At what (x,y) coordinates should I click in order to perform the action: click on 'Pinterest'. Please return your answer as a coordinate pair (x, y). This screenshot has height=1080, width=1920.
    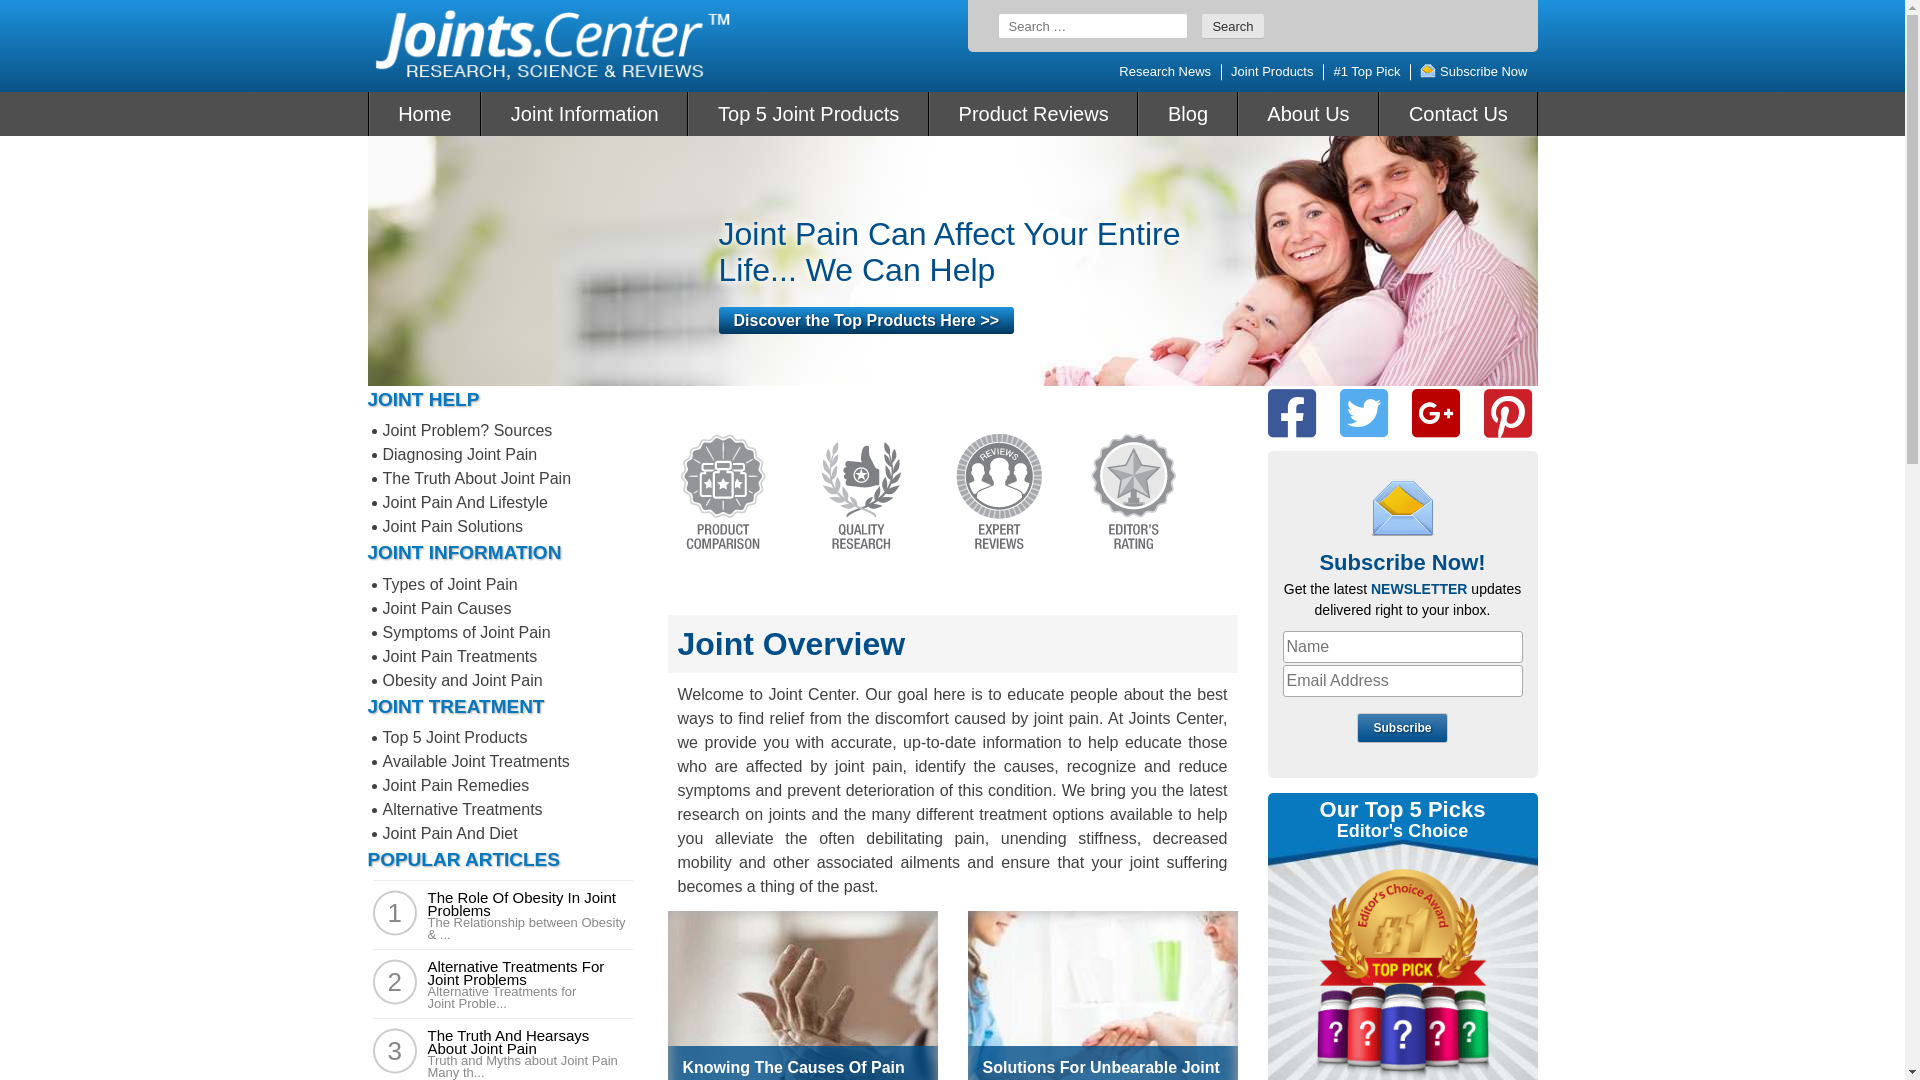
    Looking at the image, I should click on (1507, 412).